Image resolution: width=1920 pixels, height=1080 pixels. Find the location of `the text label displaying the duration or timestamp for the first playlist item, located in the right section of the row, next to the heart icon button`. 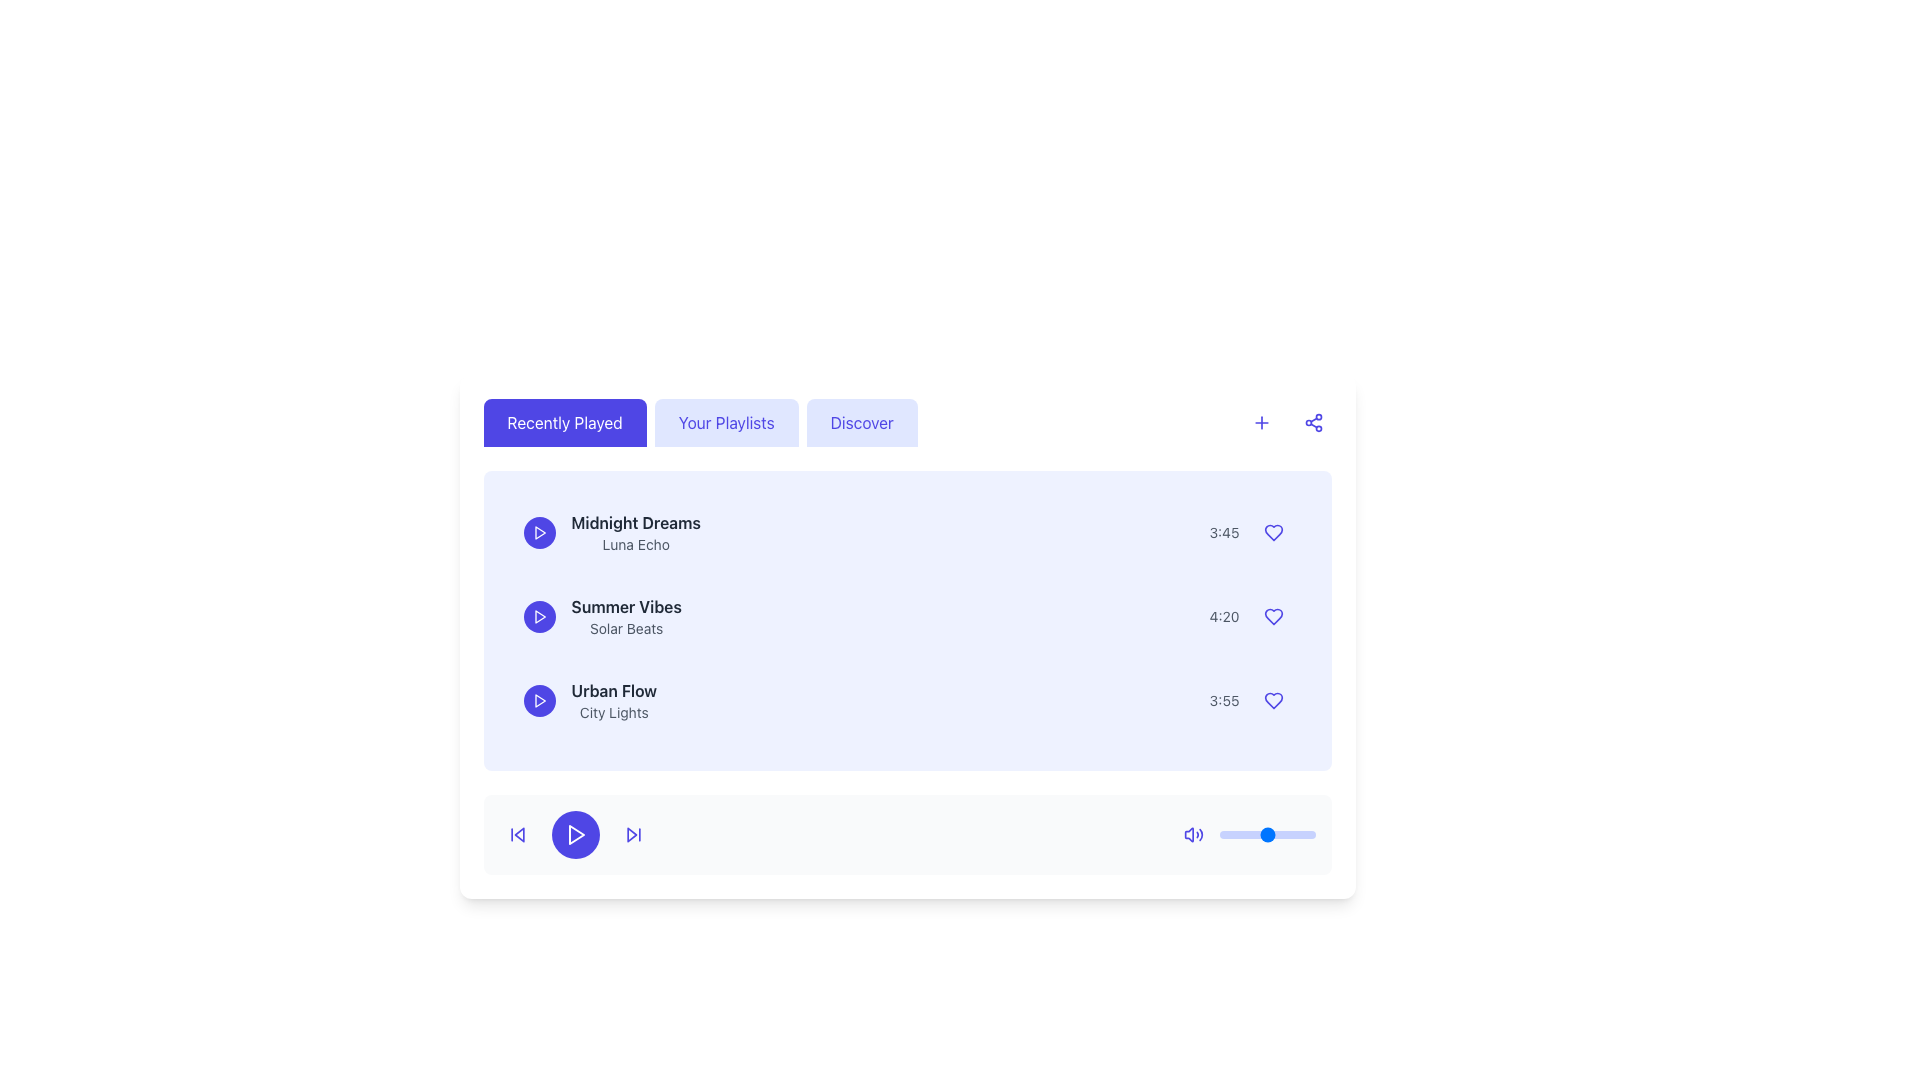

the text label displaying the duration or timestamp for the first playlist item, located in the right section of the row, next to the heart icon button is located at coordinates (1223, 531).